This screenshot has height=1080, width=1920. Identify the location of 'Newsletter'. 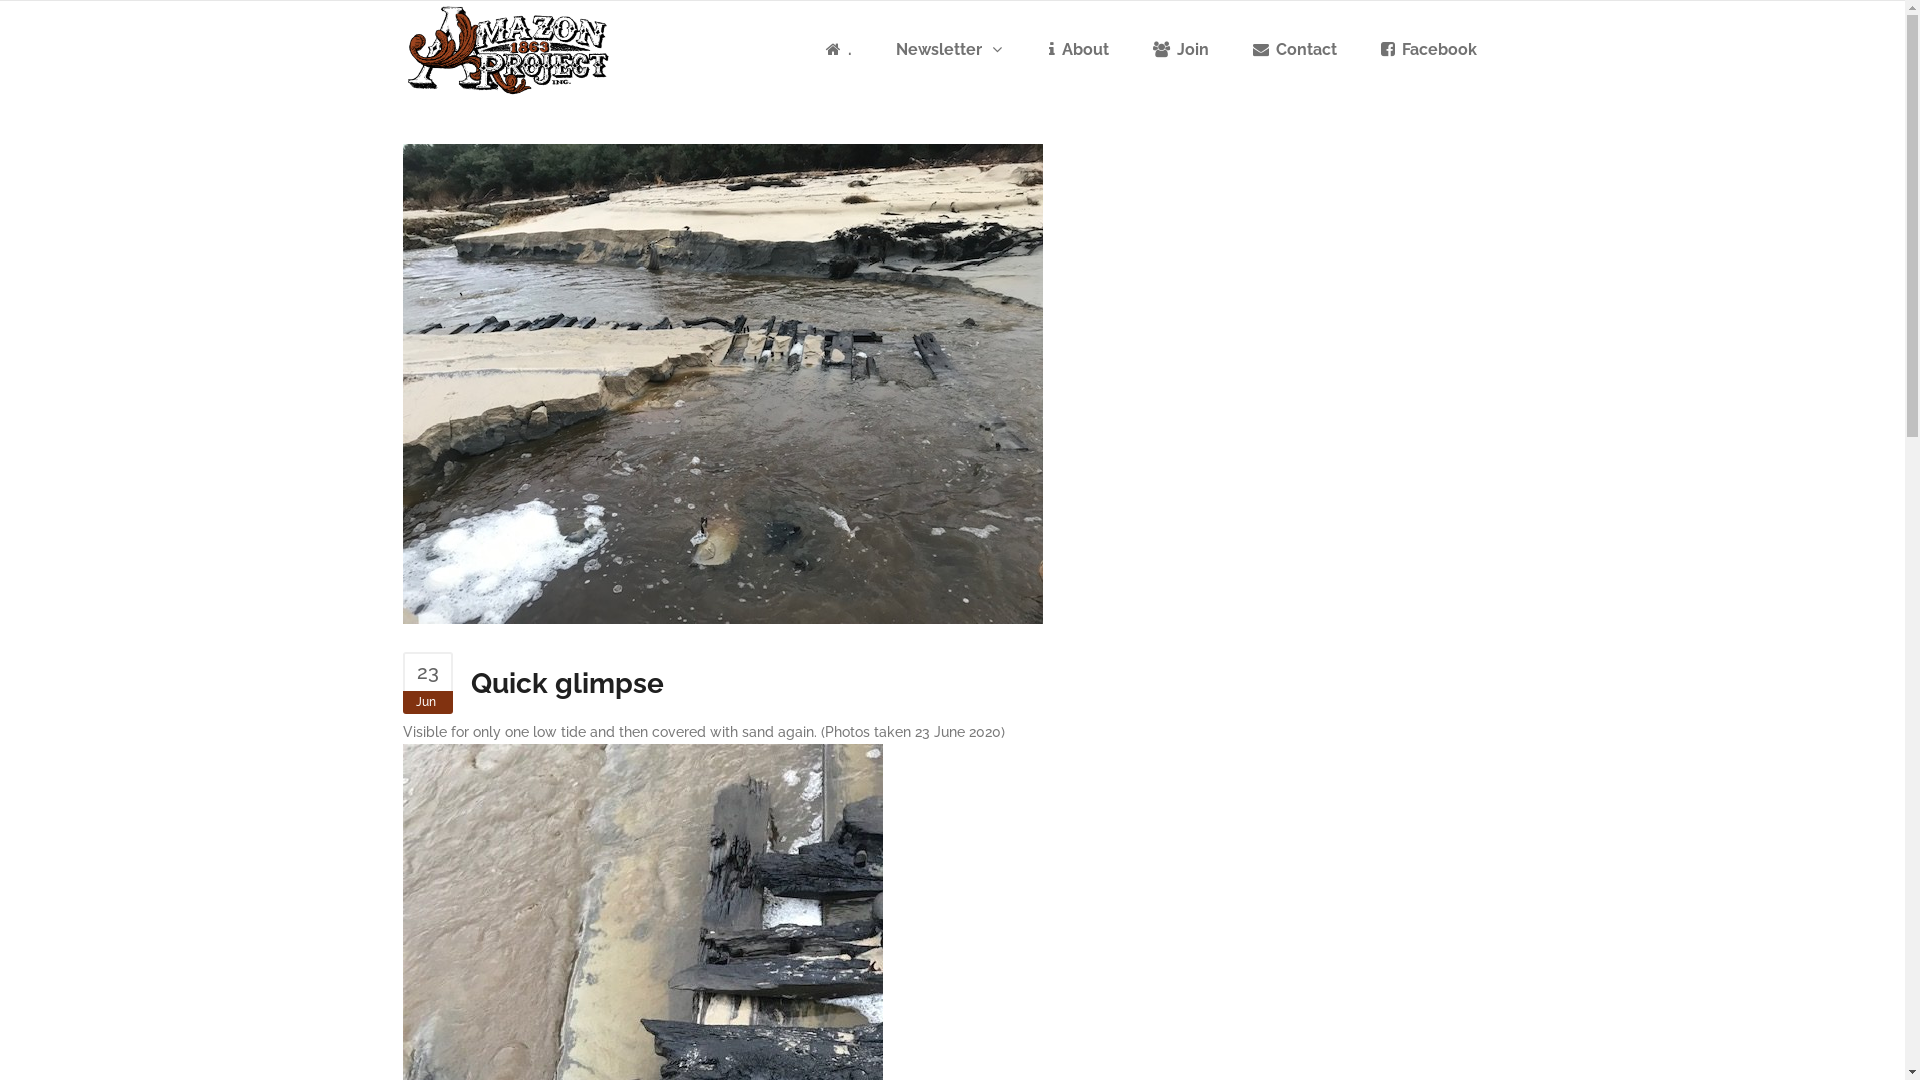
(949, 49).